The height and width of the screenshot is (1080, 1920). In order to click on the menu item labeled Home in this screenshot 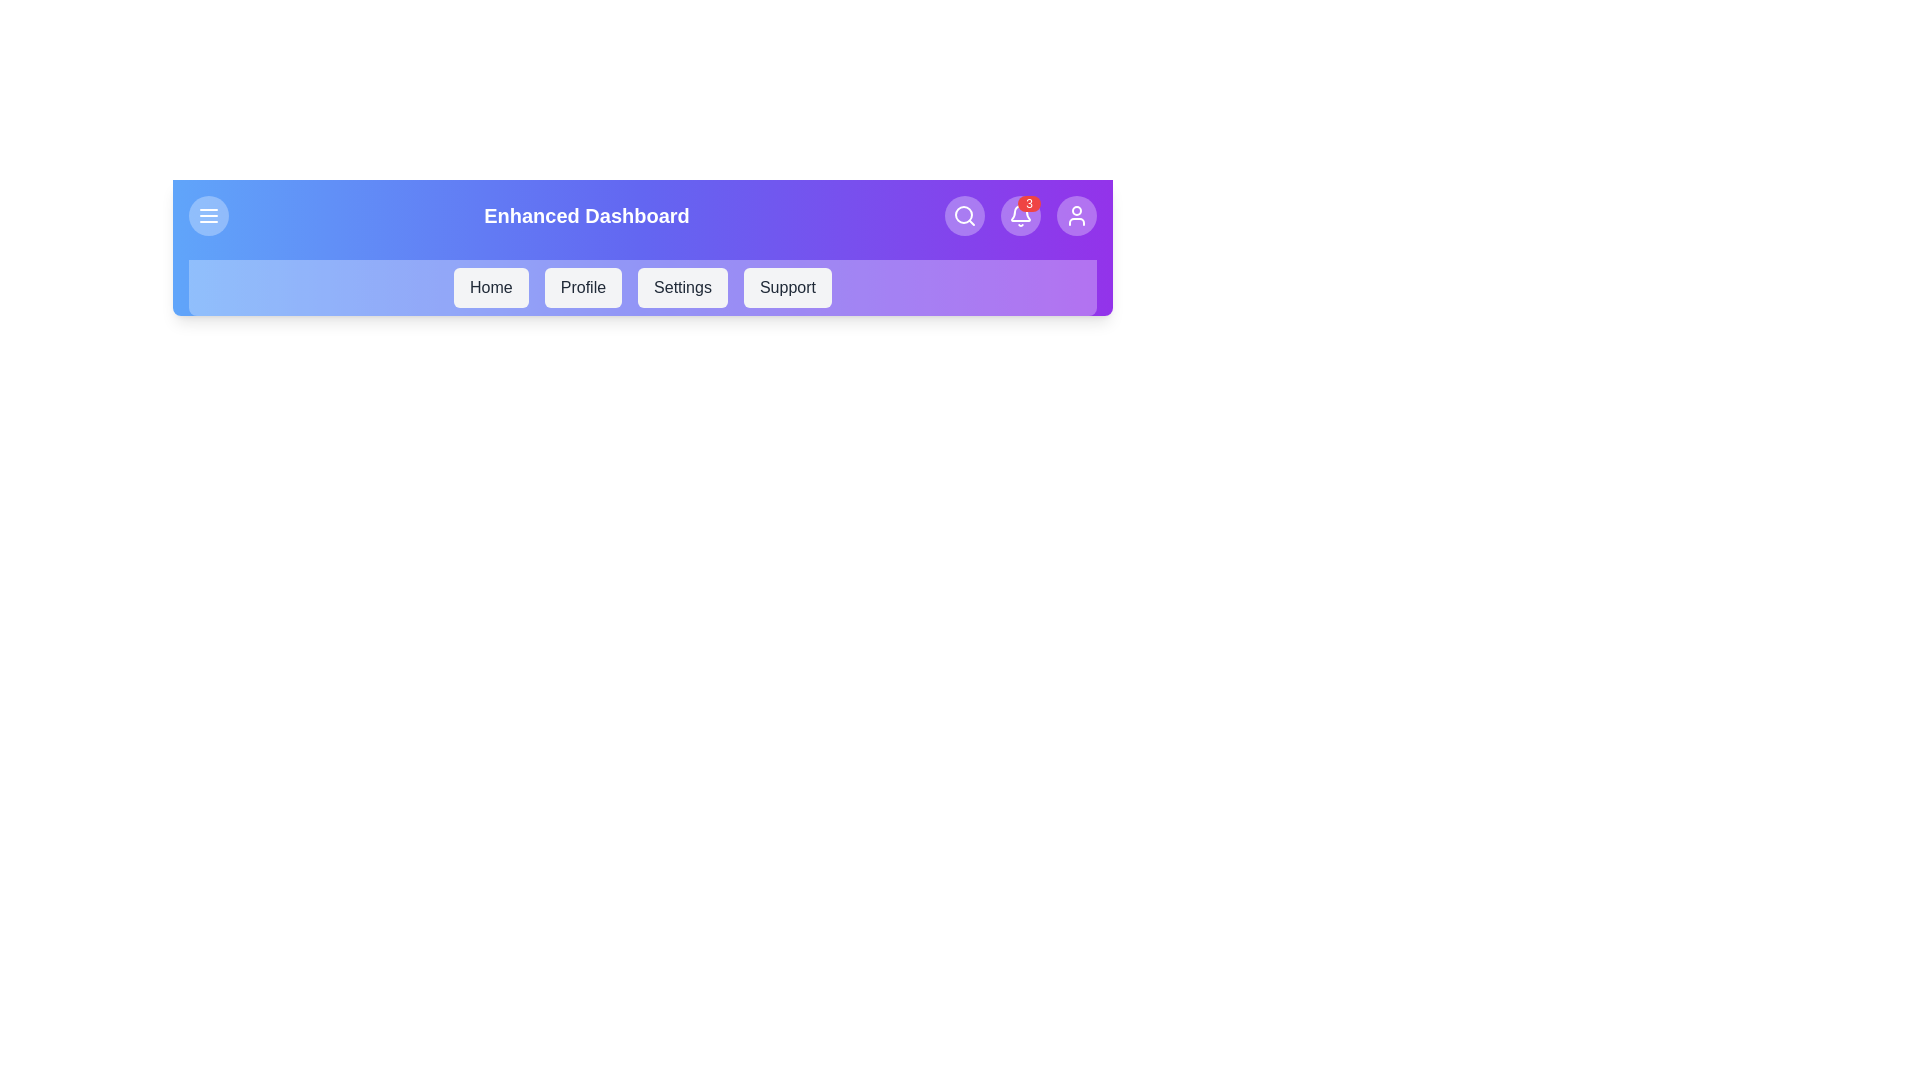, I will do `click(491, 288)`.